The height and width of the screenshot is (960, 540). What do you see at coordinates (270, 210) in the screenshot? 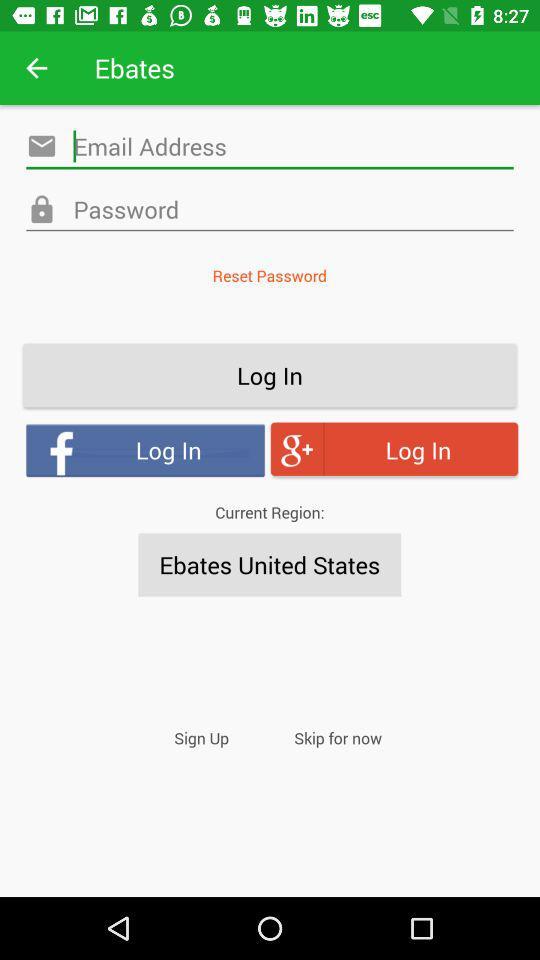
I see `email address` at bounding box center [270, 210].